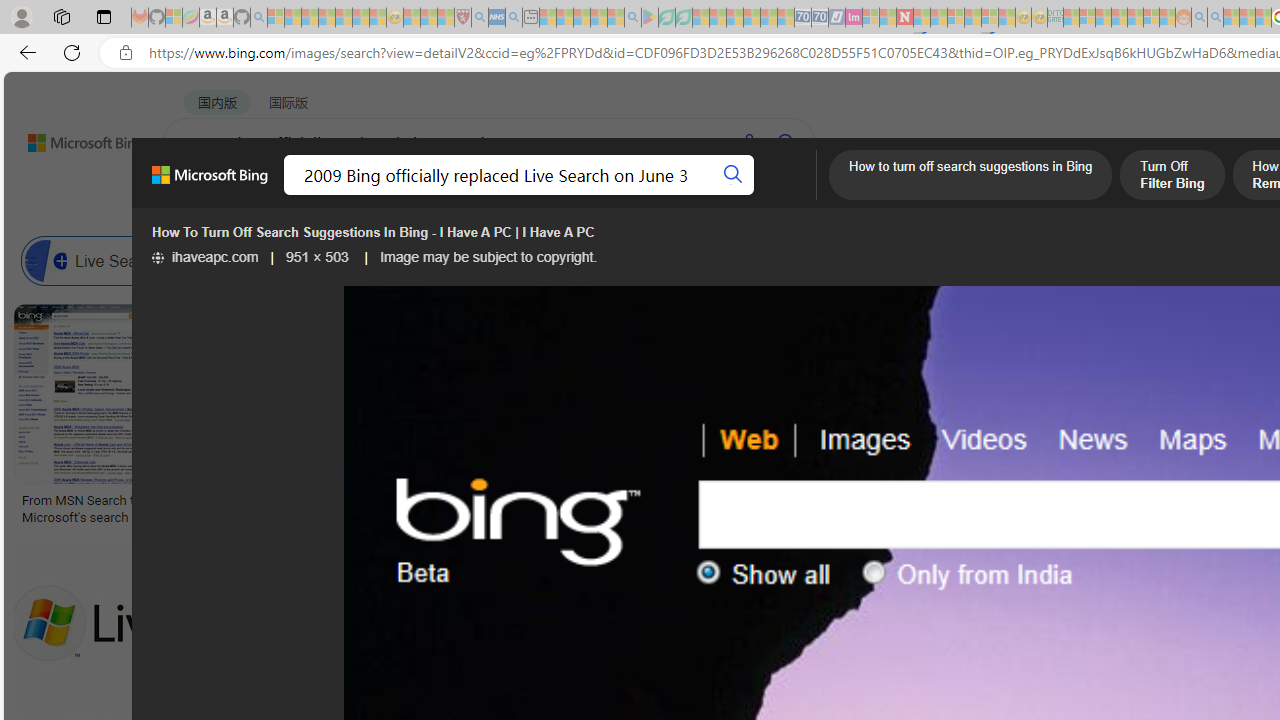 The image size is (1280, 720). I want to click on 'Latest Politics News & Archive | Newsweek.com - Sleeping', so click(903, 17).